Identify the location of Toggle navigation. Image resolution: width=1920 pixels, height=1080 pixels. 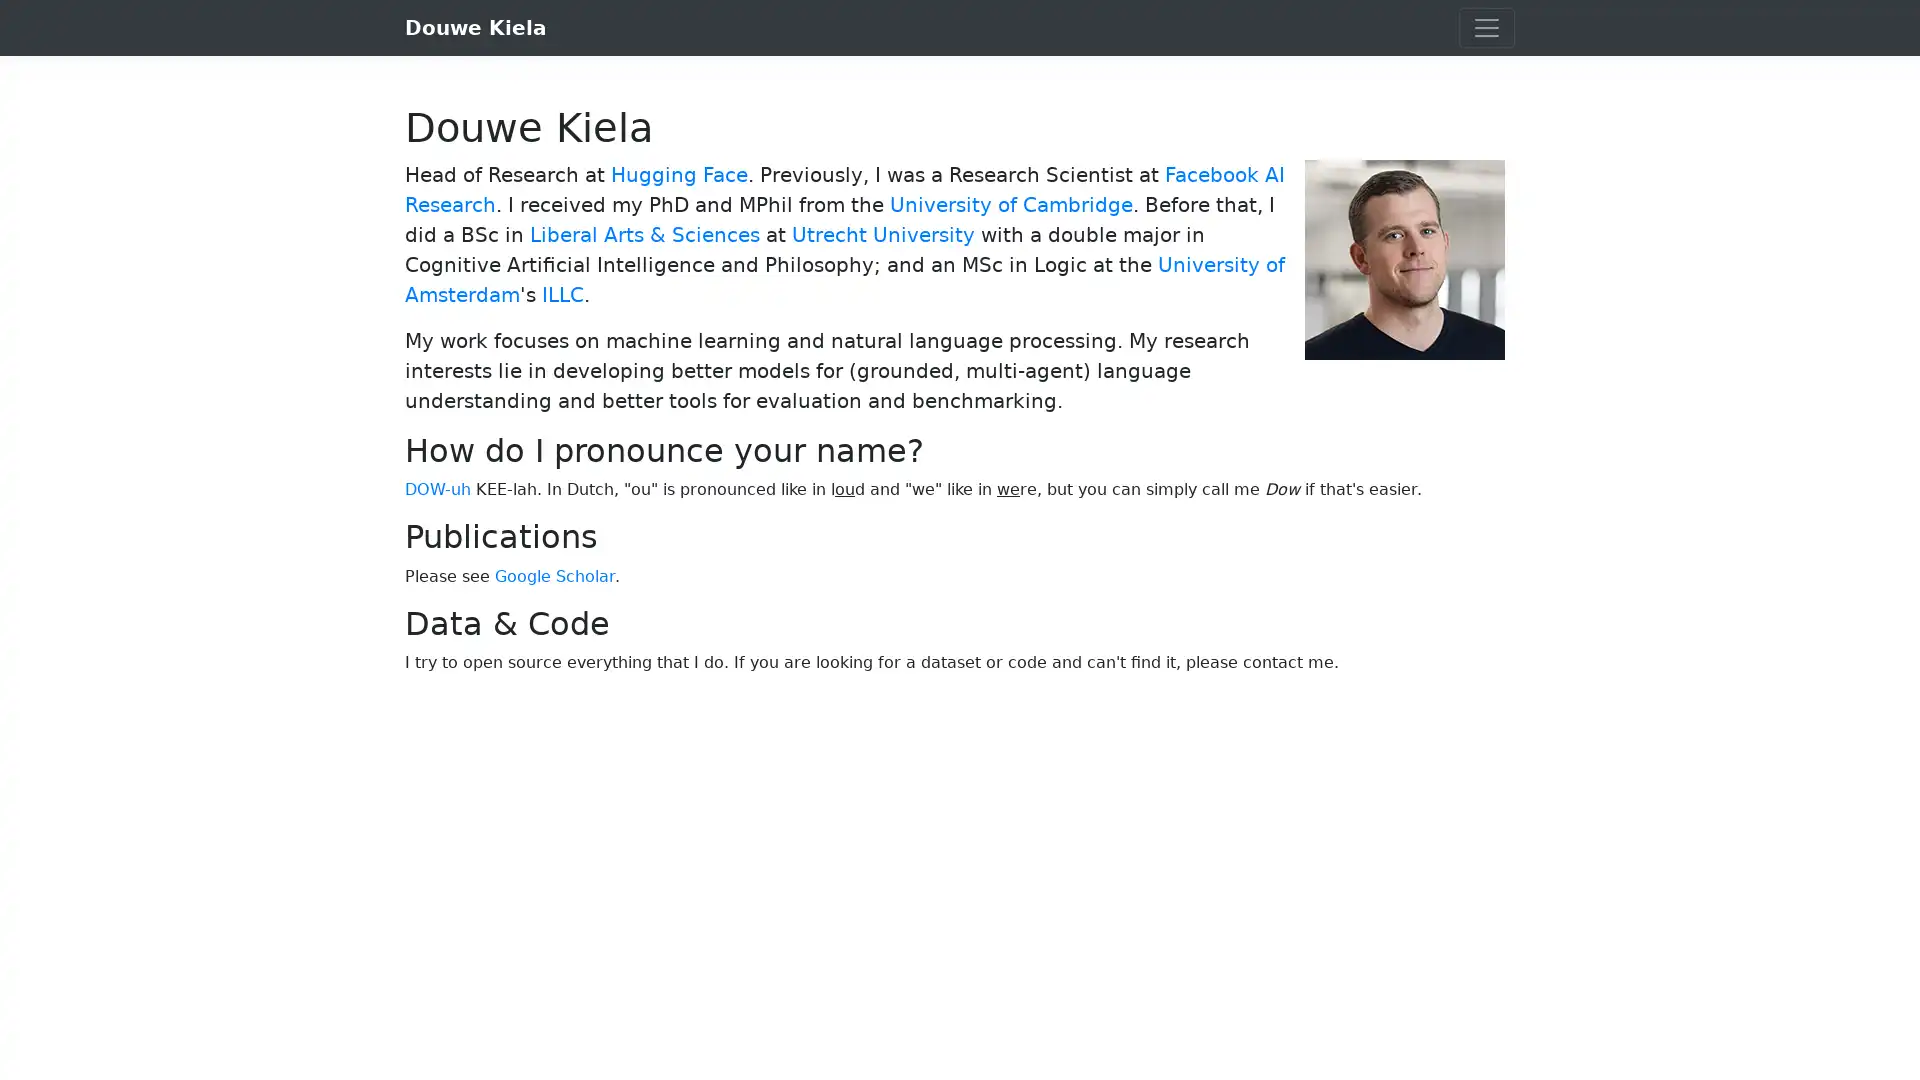
(1487, 27).